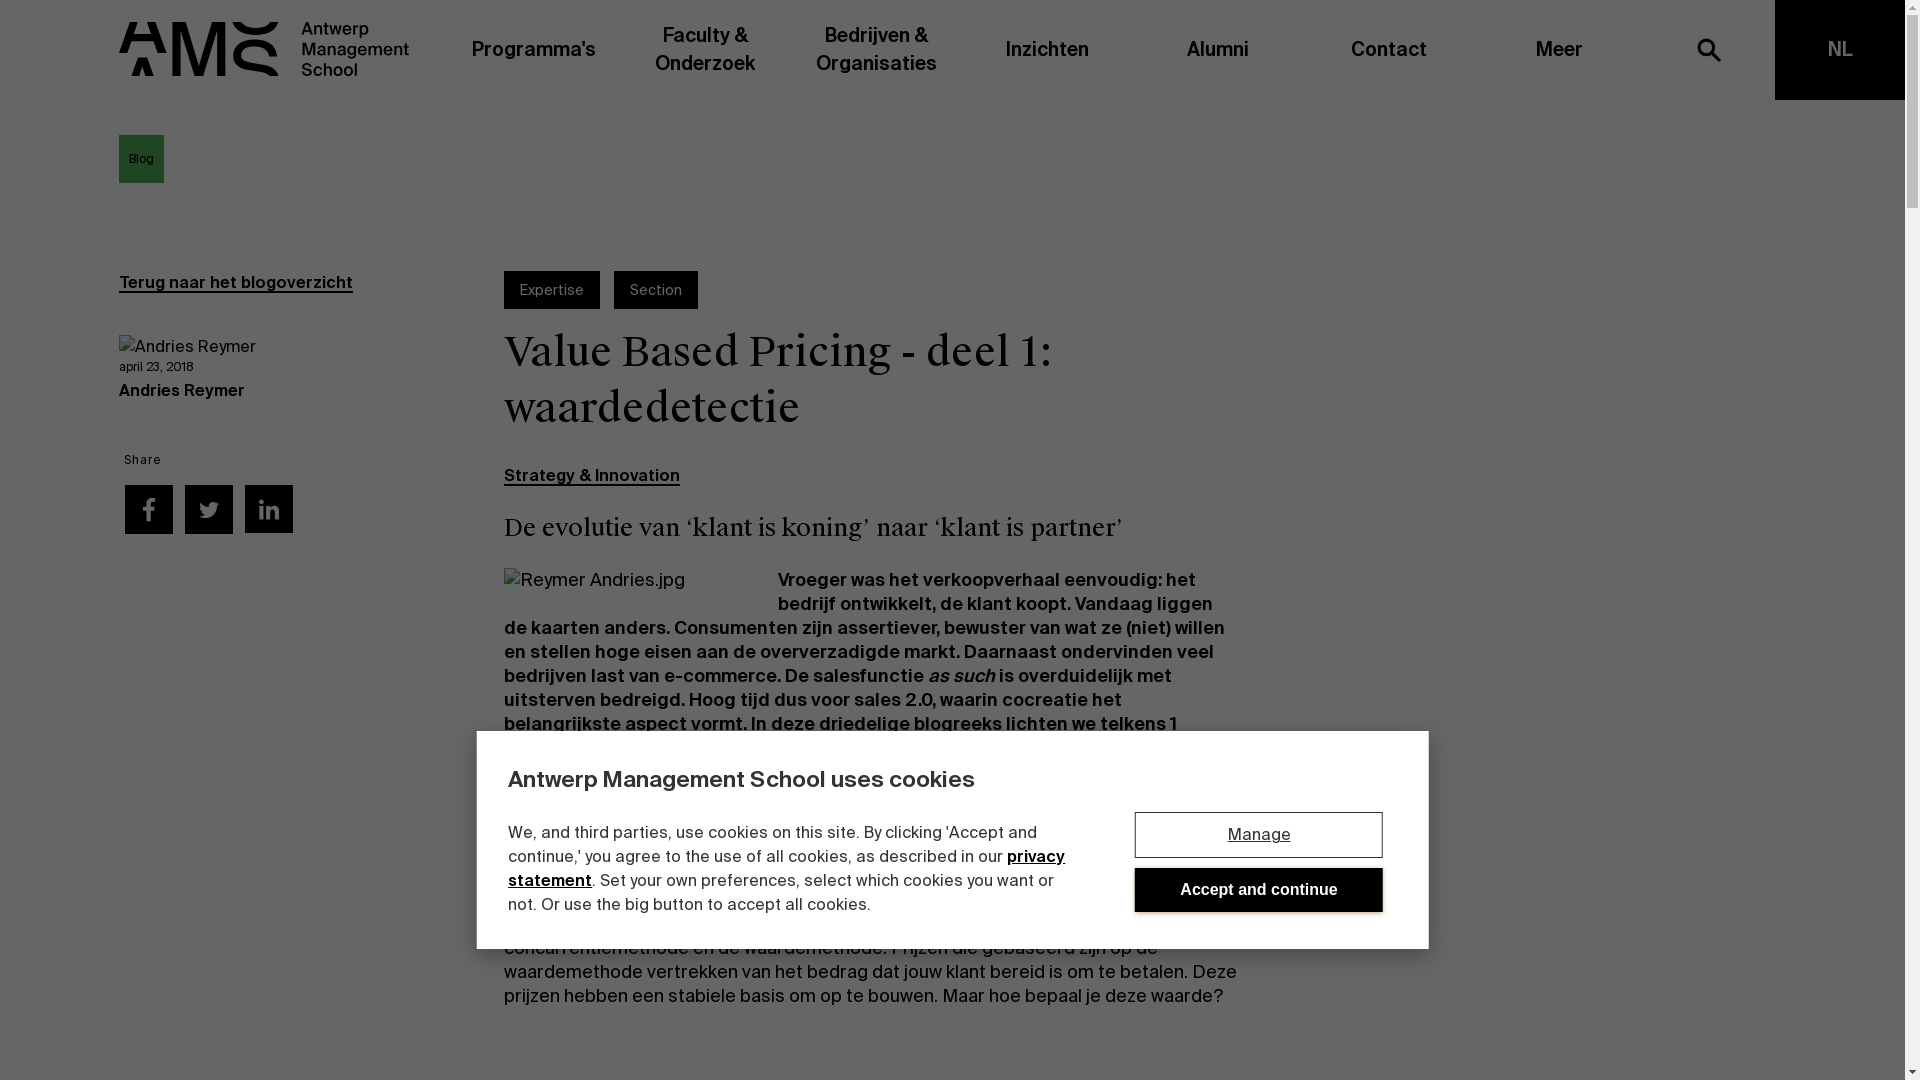 The height and width of the screenshot is (1080, 1920). I want to click on 'Meer', so click(1558, 49).